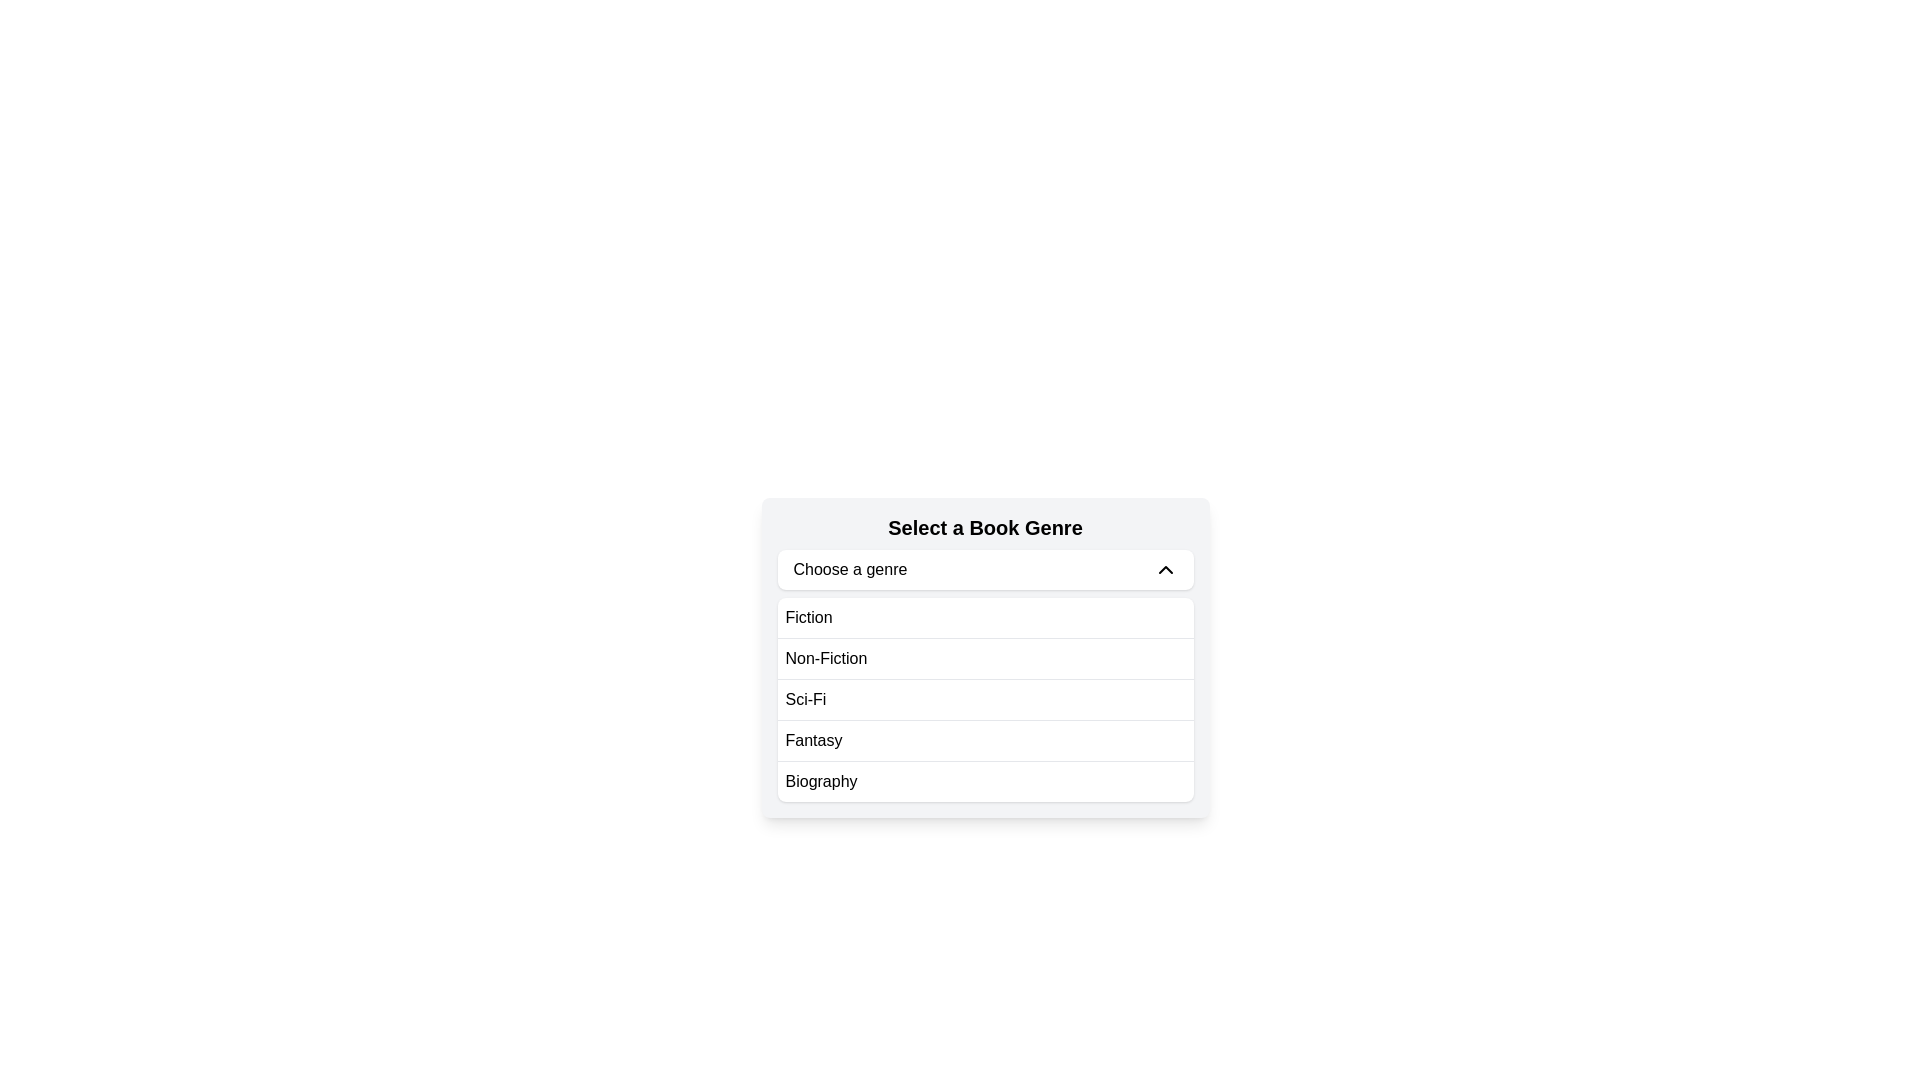 Image resolution: width=1920 pixels, height=1080 pixels. I want to click on the 'Fiction' option in the genre selection dropdown menu, so click(809, 616).